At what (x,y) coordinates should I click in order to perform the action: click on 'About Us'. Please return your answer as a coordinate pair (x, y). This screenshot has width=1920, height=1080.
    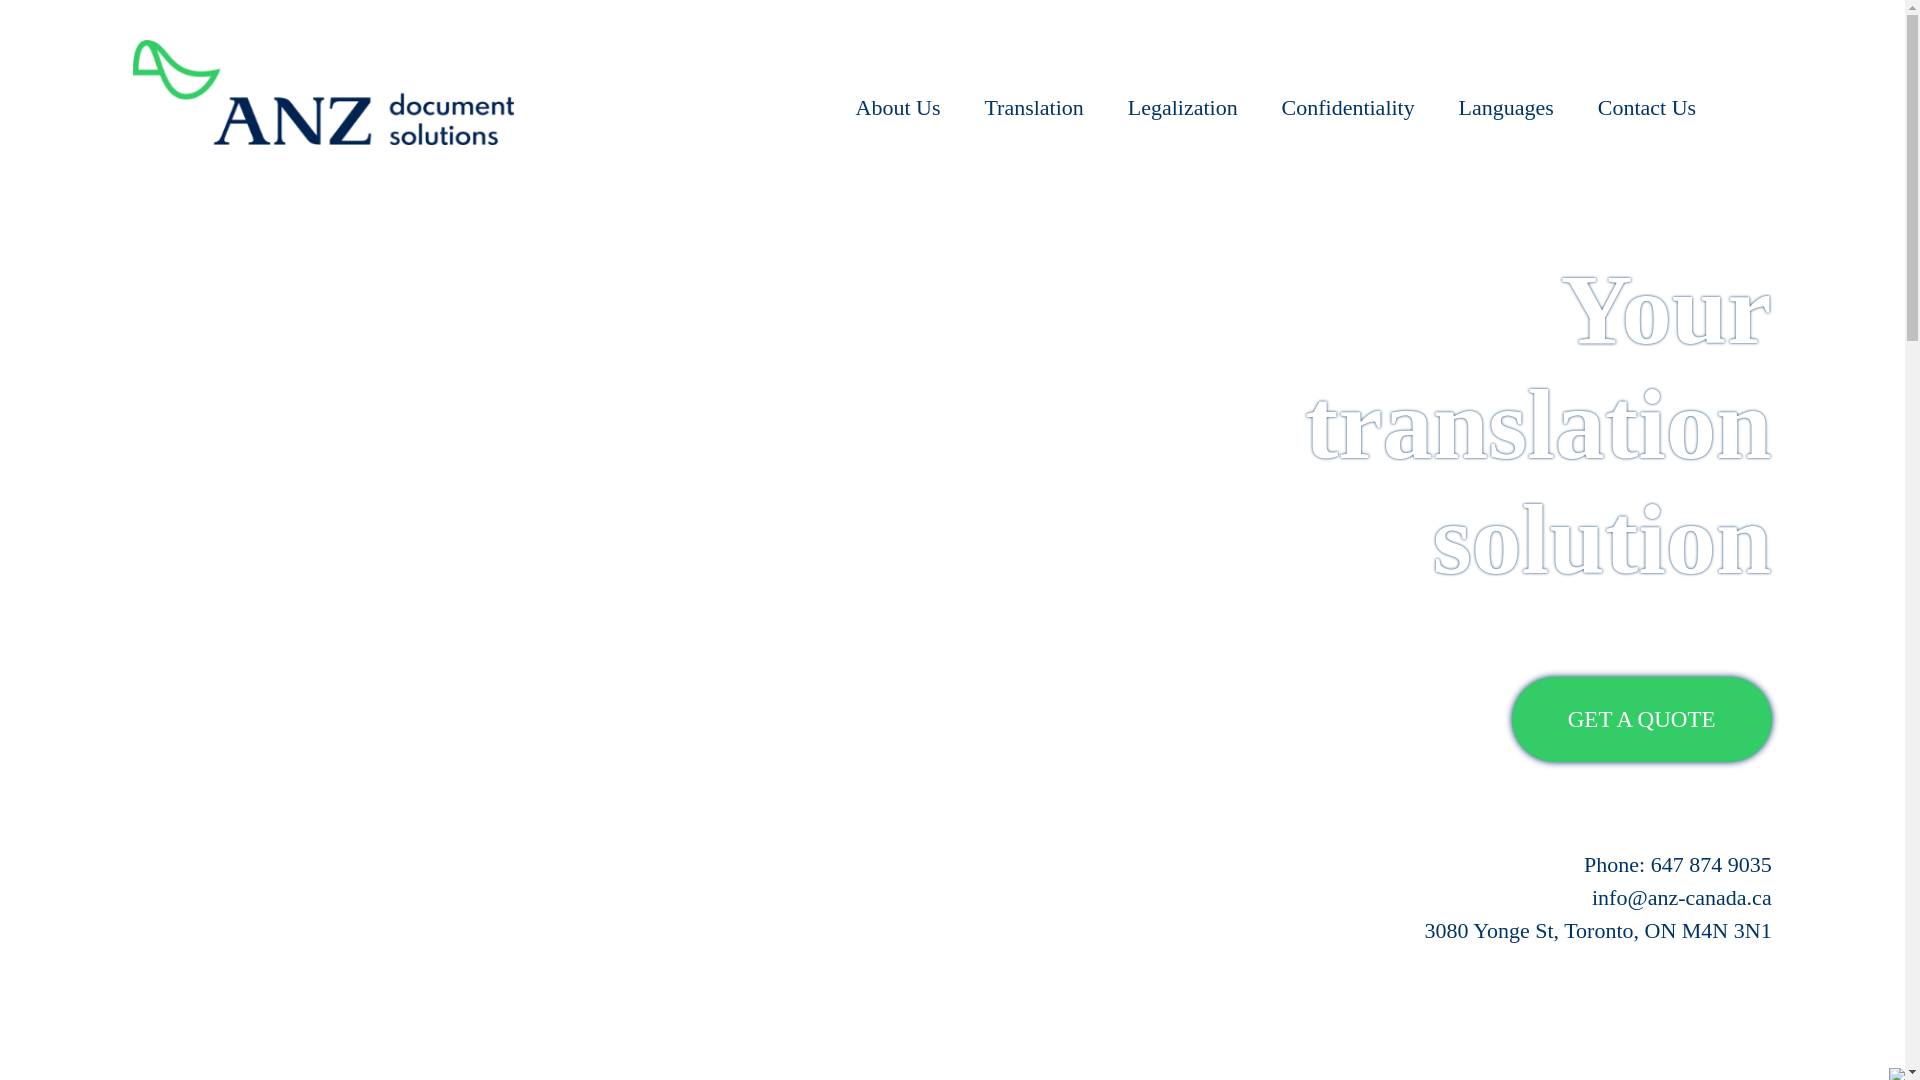
    Looking at the image, I should click on (855, 97).